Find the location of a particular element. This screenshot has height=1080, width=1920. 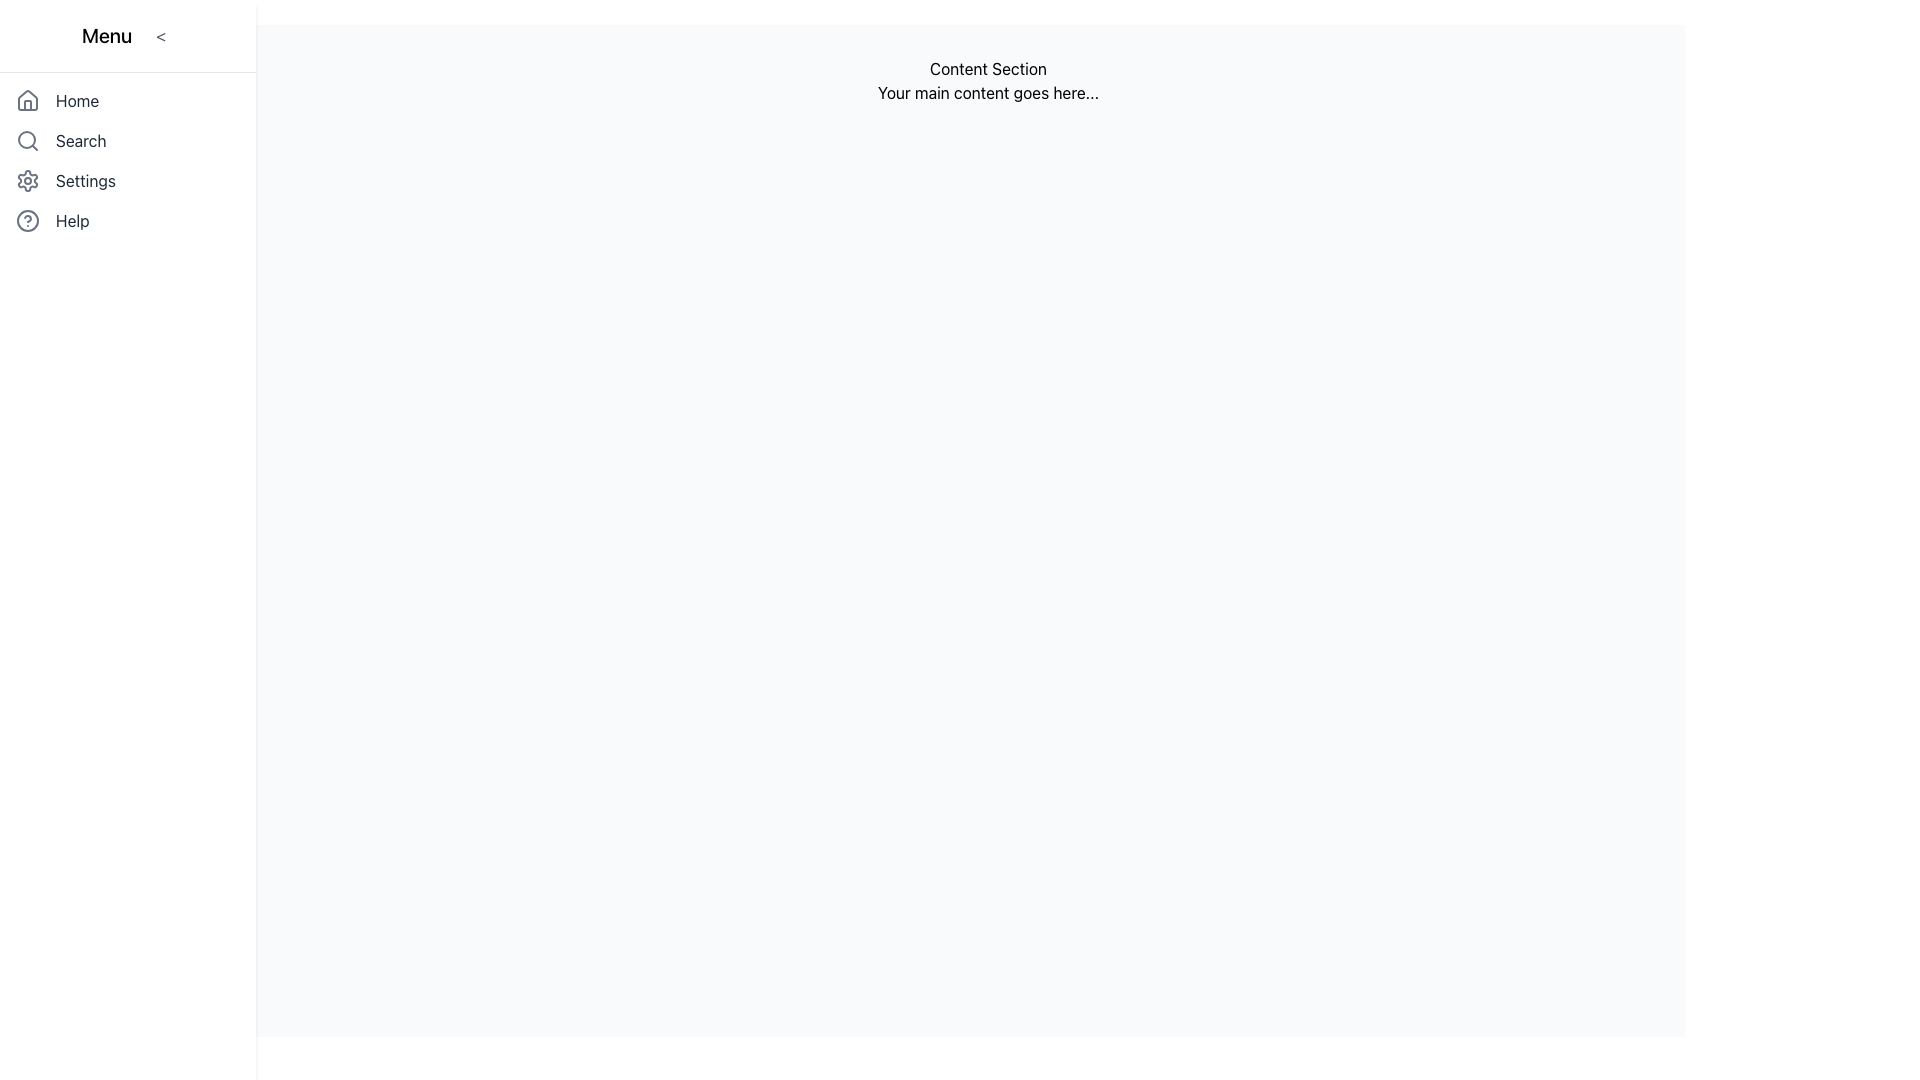

the circular decorative shape of the magnifying glass icon in the left sidebar menu, which signifies the search function is located at coordinates (27, 138).